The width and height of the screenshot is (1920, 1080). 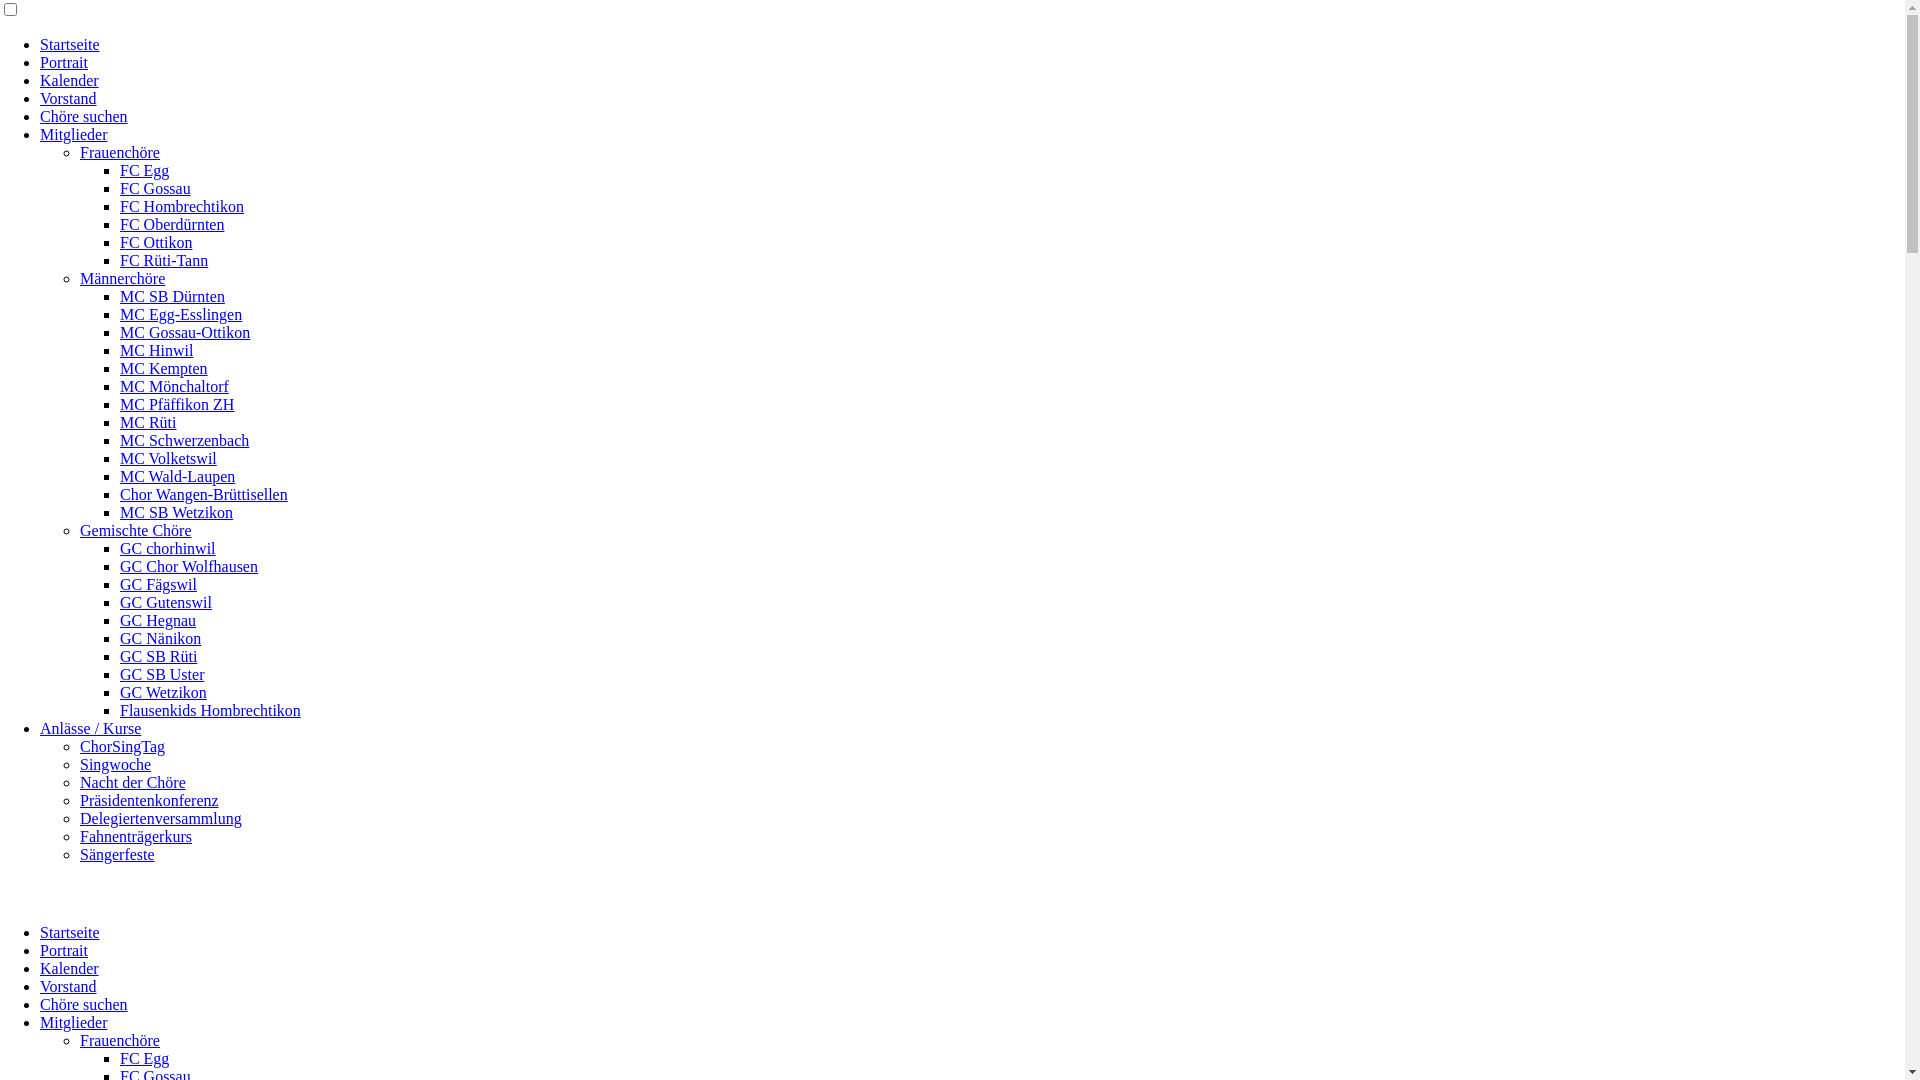 What do you see at coordinates (119, 241) in the screenshot?
I see `'FC Ottikon'` at bounding box center [119, 241].